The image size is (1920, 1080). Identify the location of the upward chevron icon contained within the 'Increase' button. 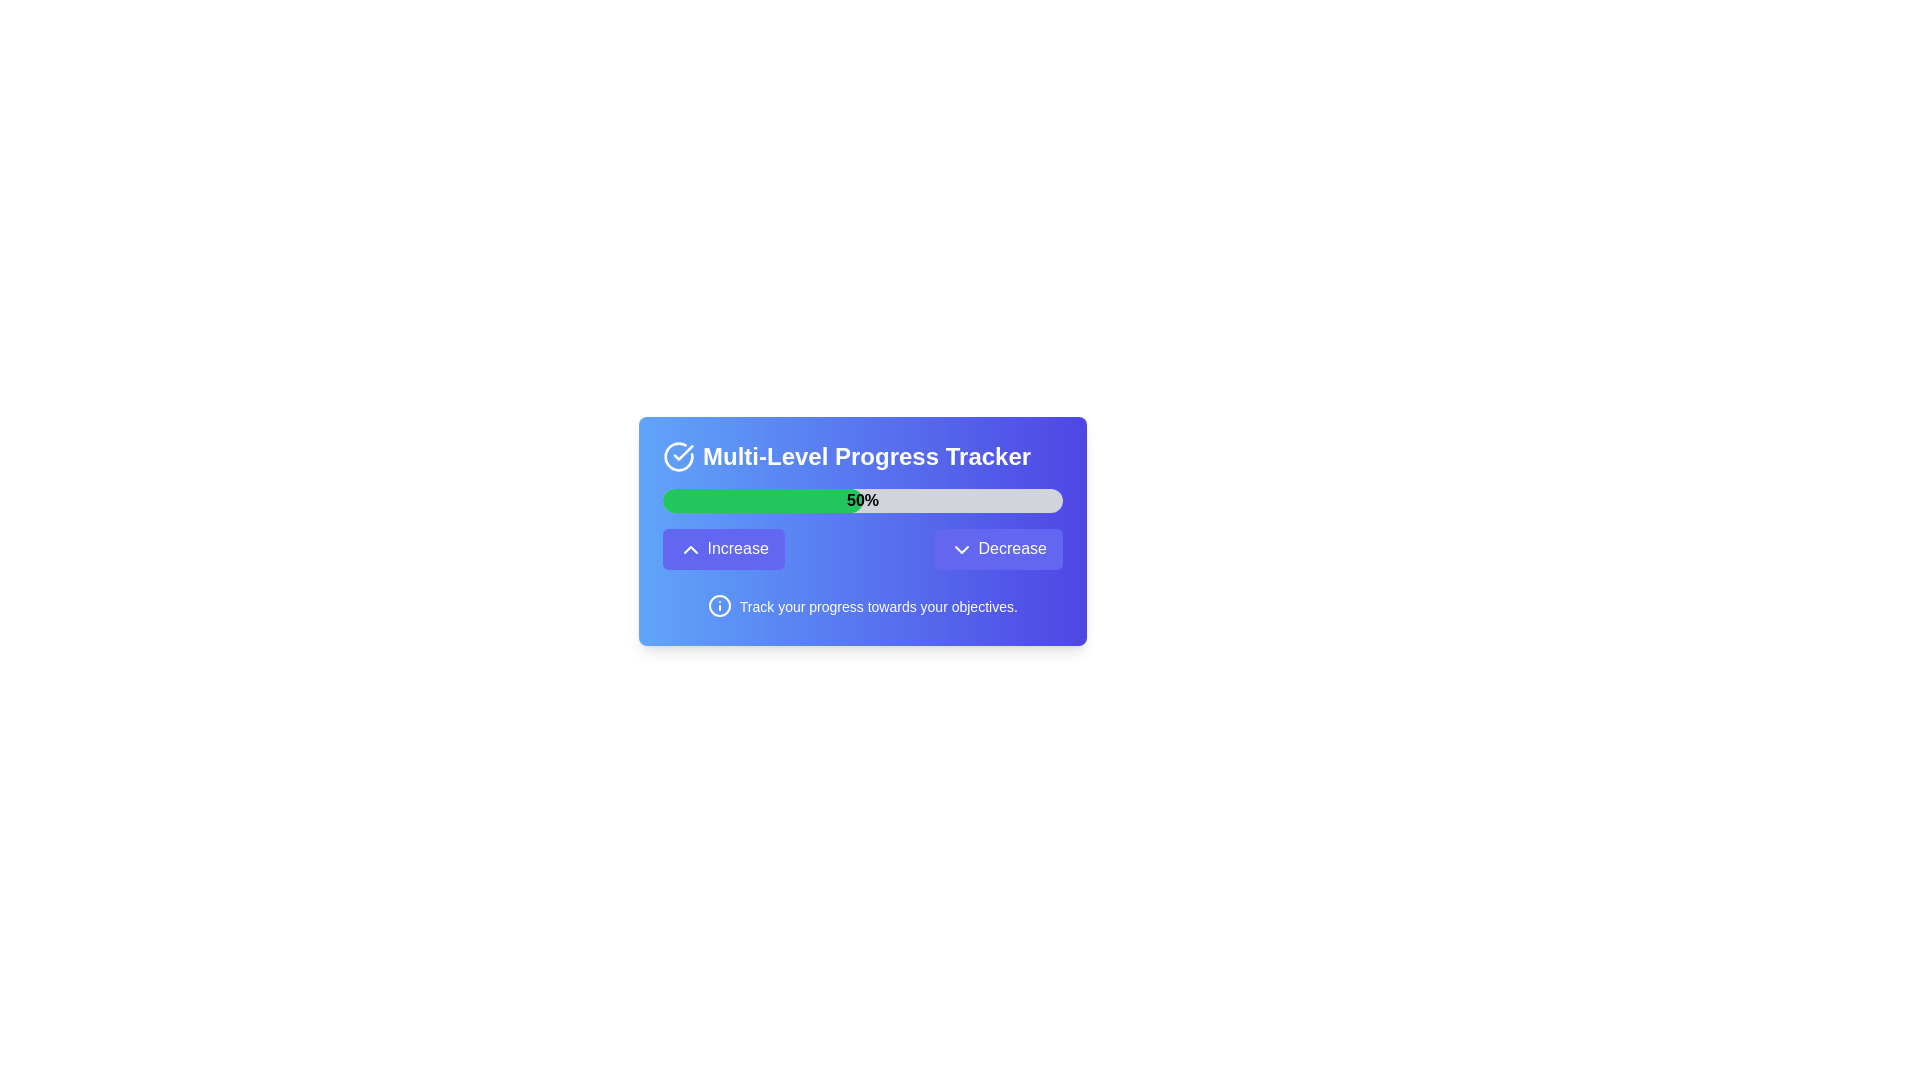
(691, 548).